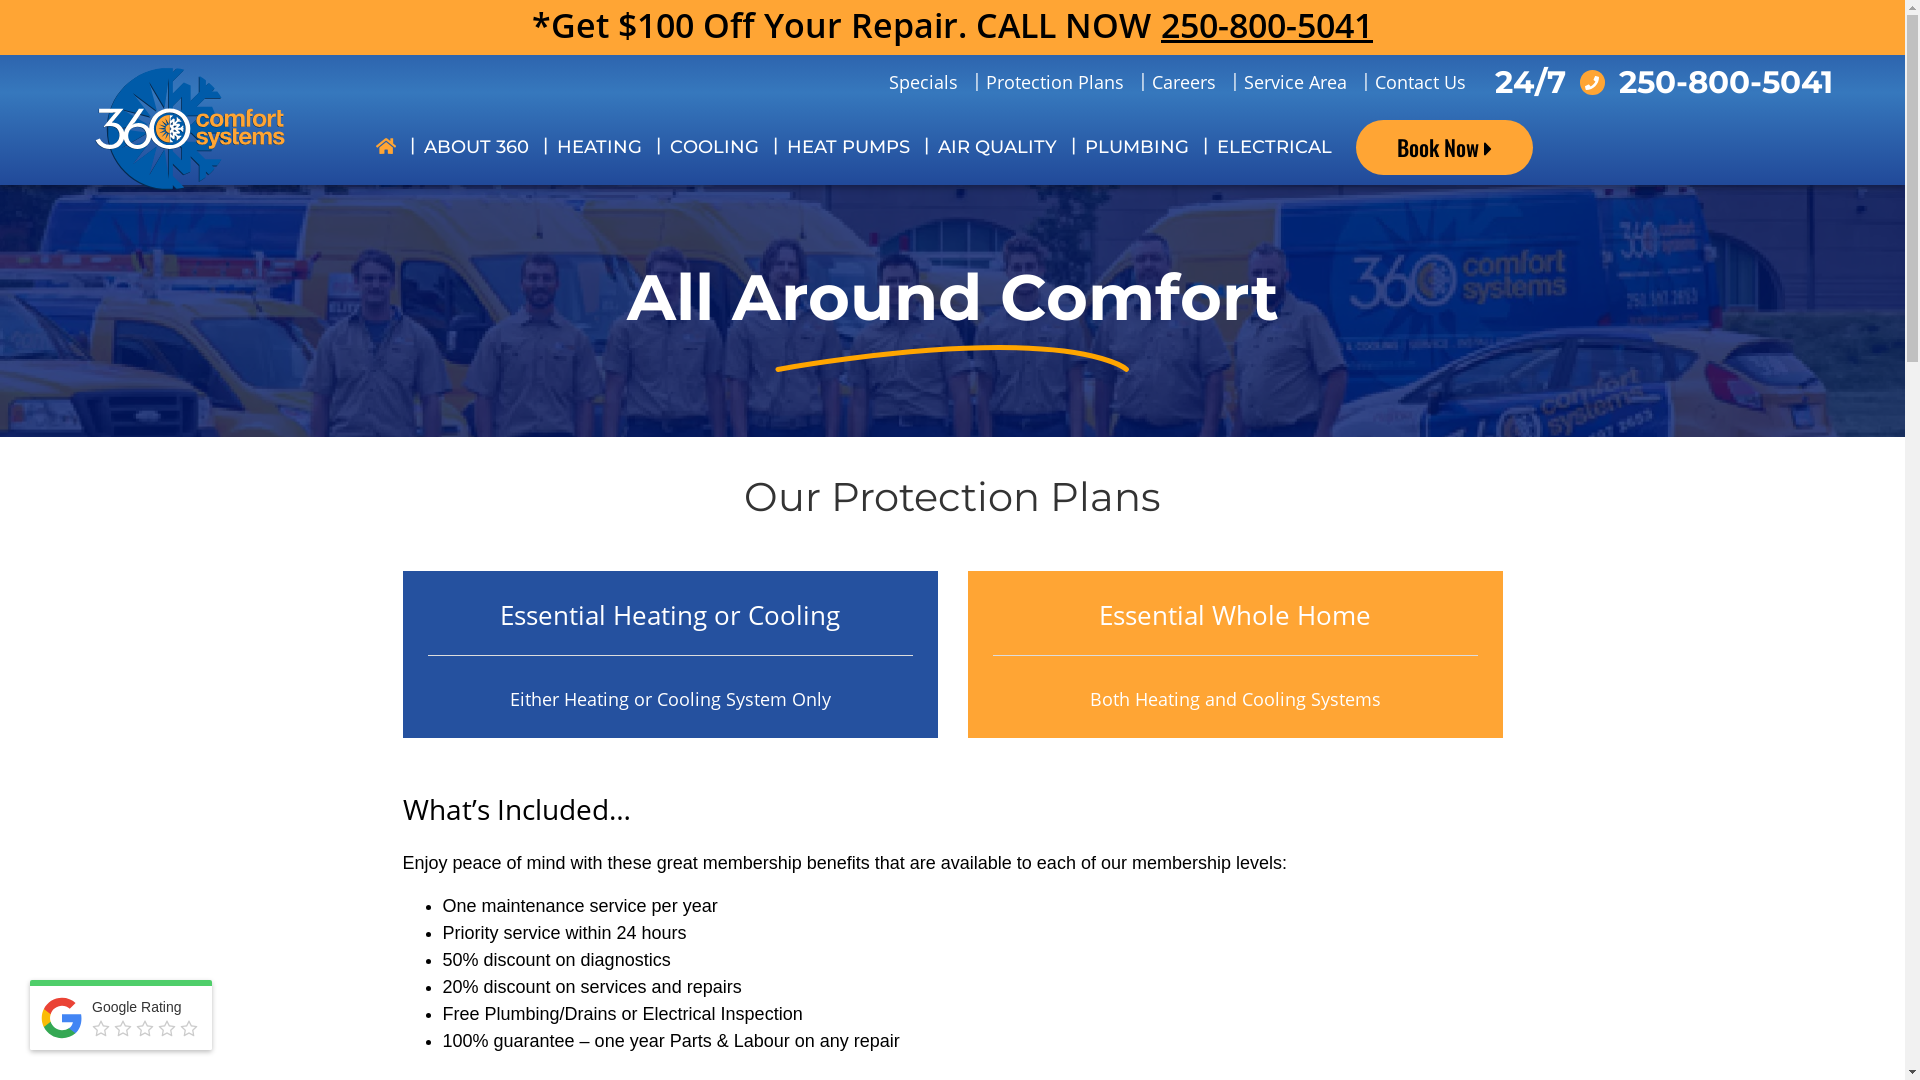 The image size is (1920, 1080). I want to click on 'Careers', so click(1184, 81).